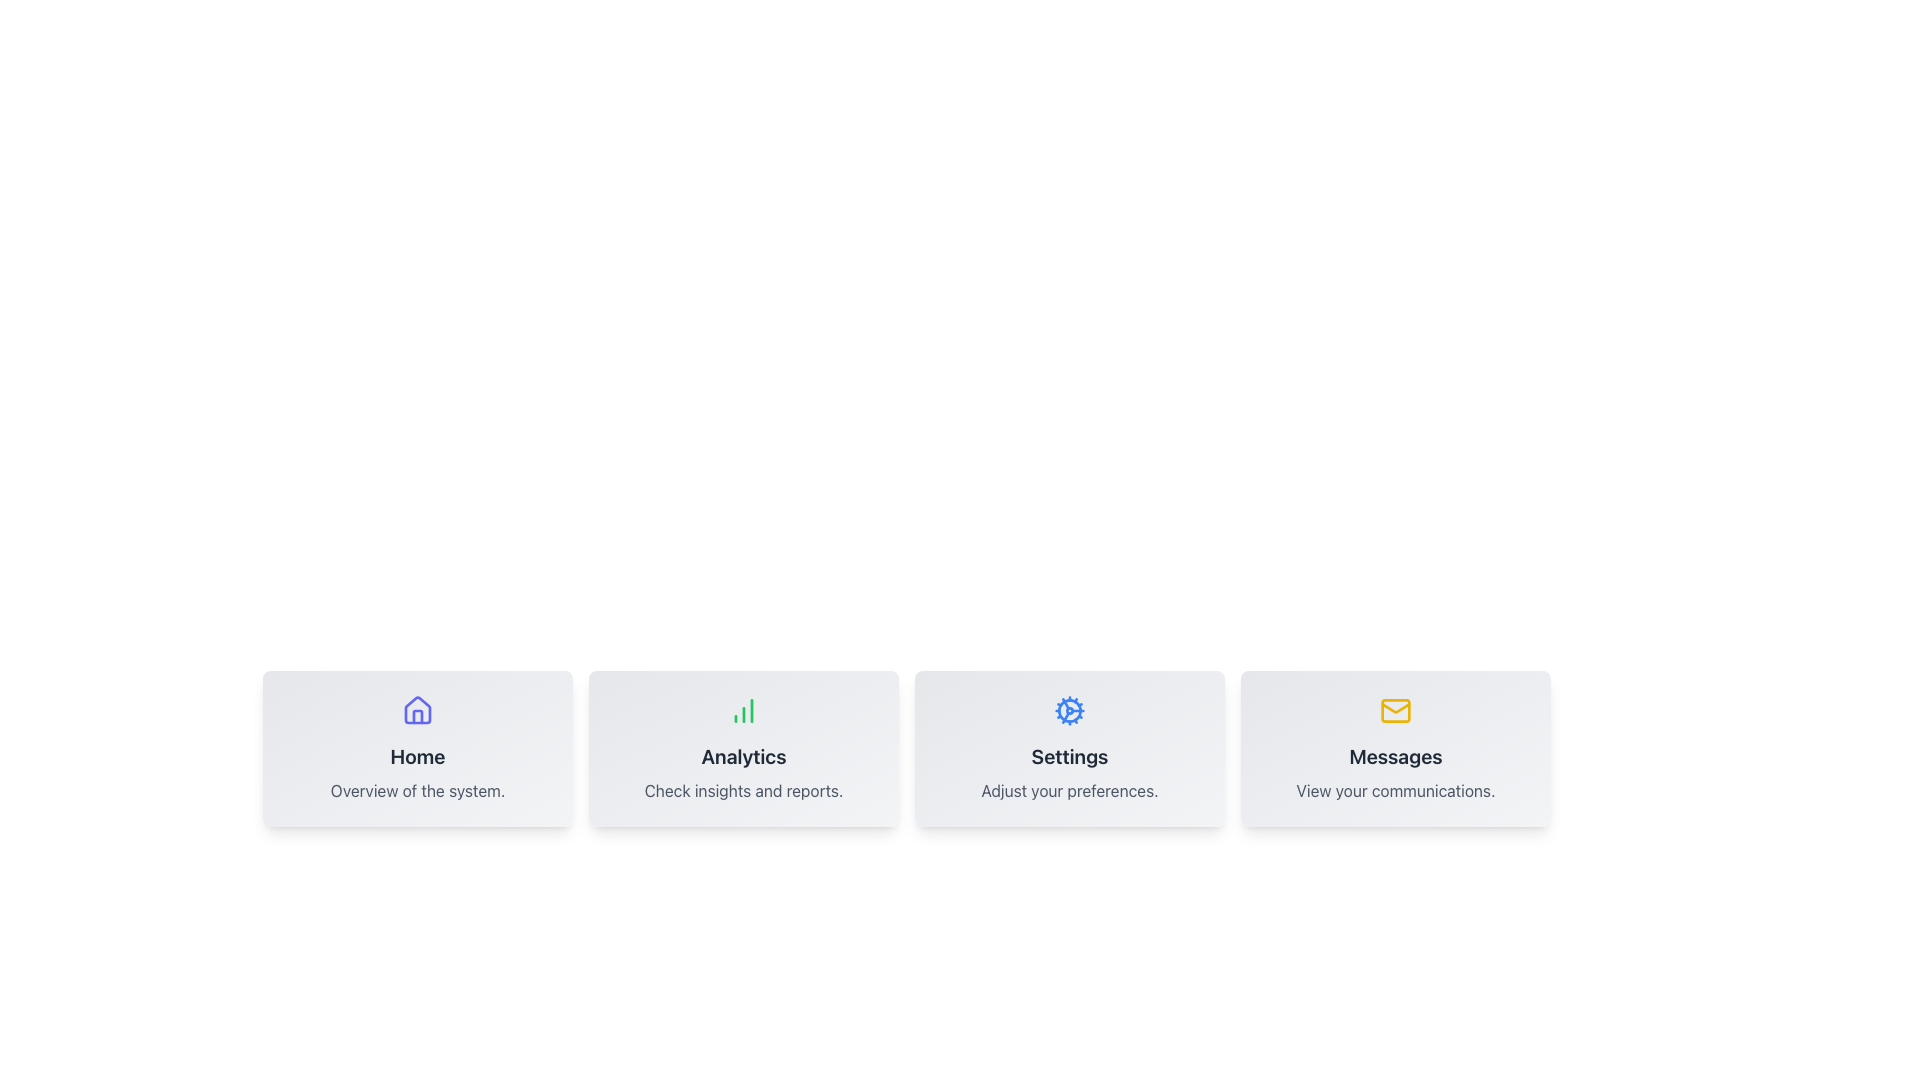 This screenshot has height=1080, width=1920. I want to click on the third Informational card in the grid layout, which contains a cogwheel icon at the top center and is positioned between the 'Analytics' and 'Messages' cards, so click(1069, 748).